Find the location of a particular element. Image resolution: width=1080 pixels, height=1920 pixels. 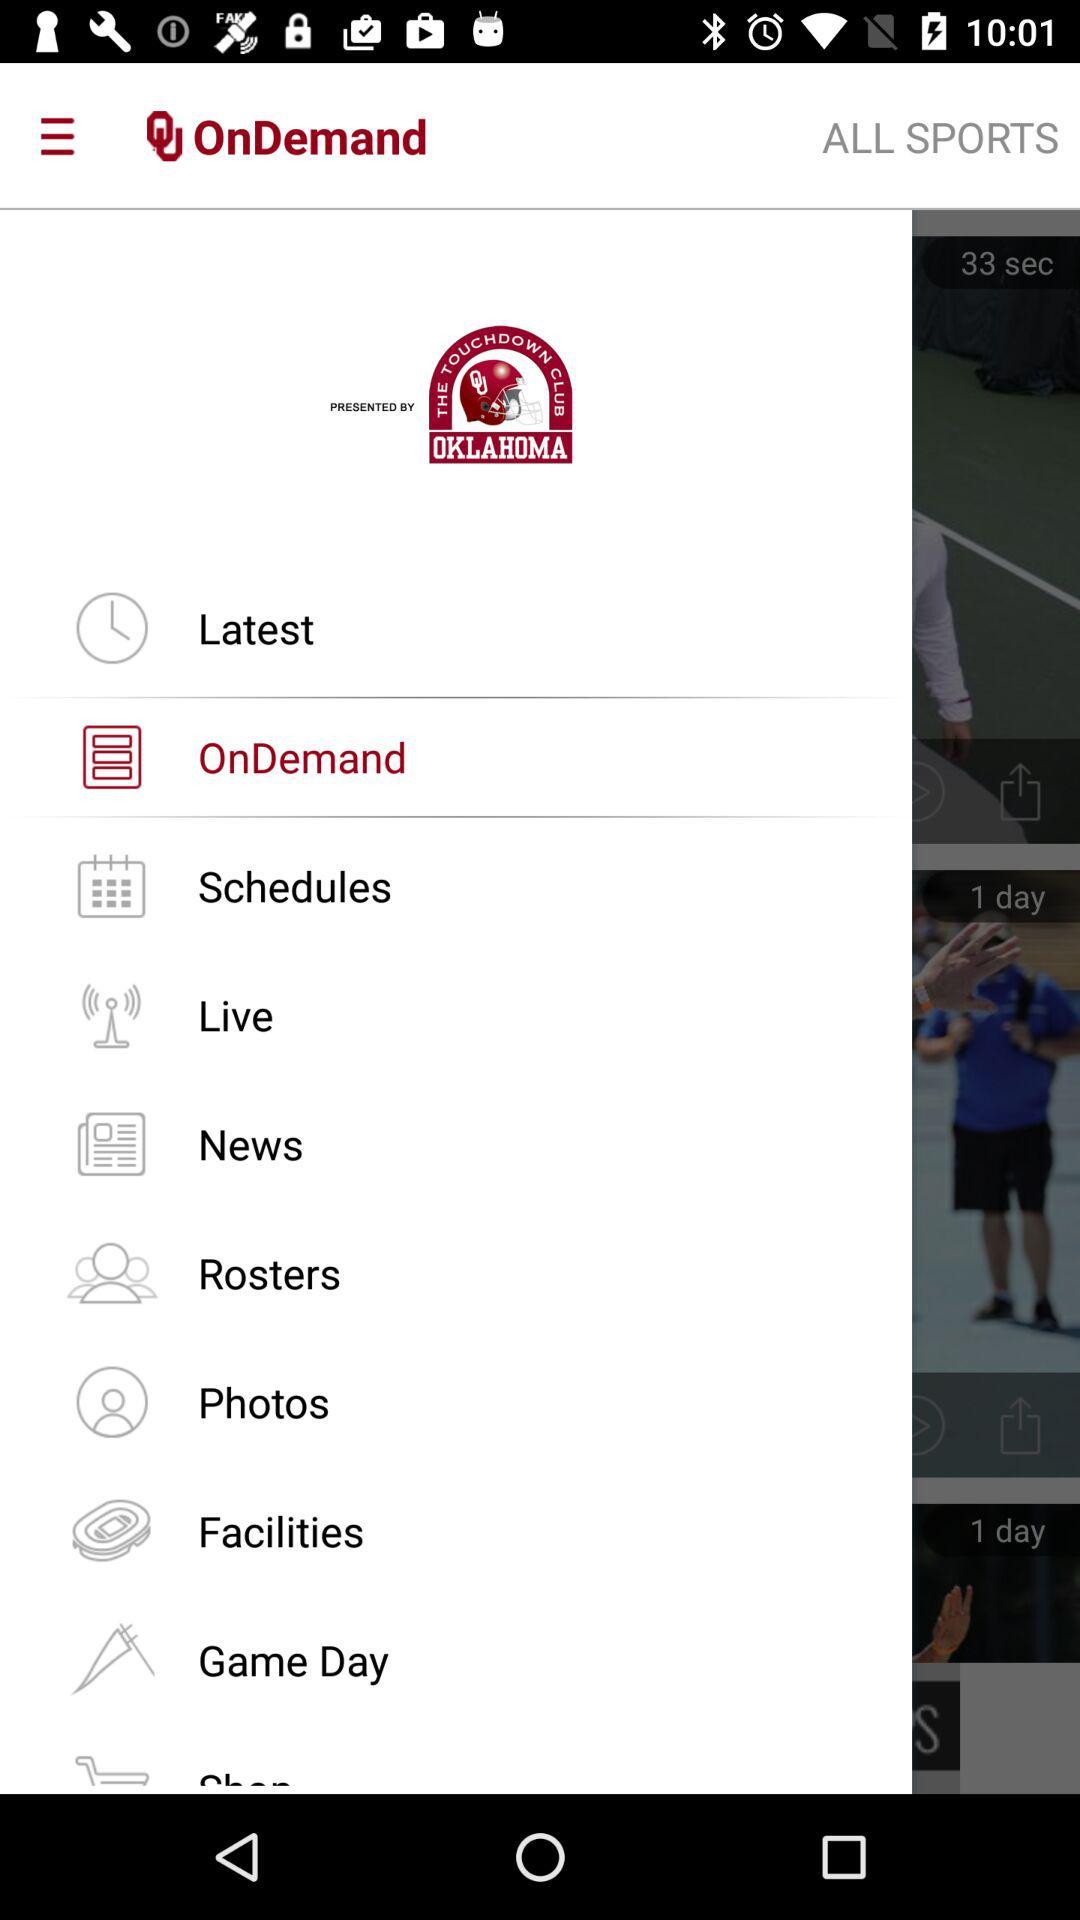

icon which is beside the latest is located at coordinates (111, 627).